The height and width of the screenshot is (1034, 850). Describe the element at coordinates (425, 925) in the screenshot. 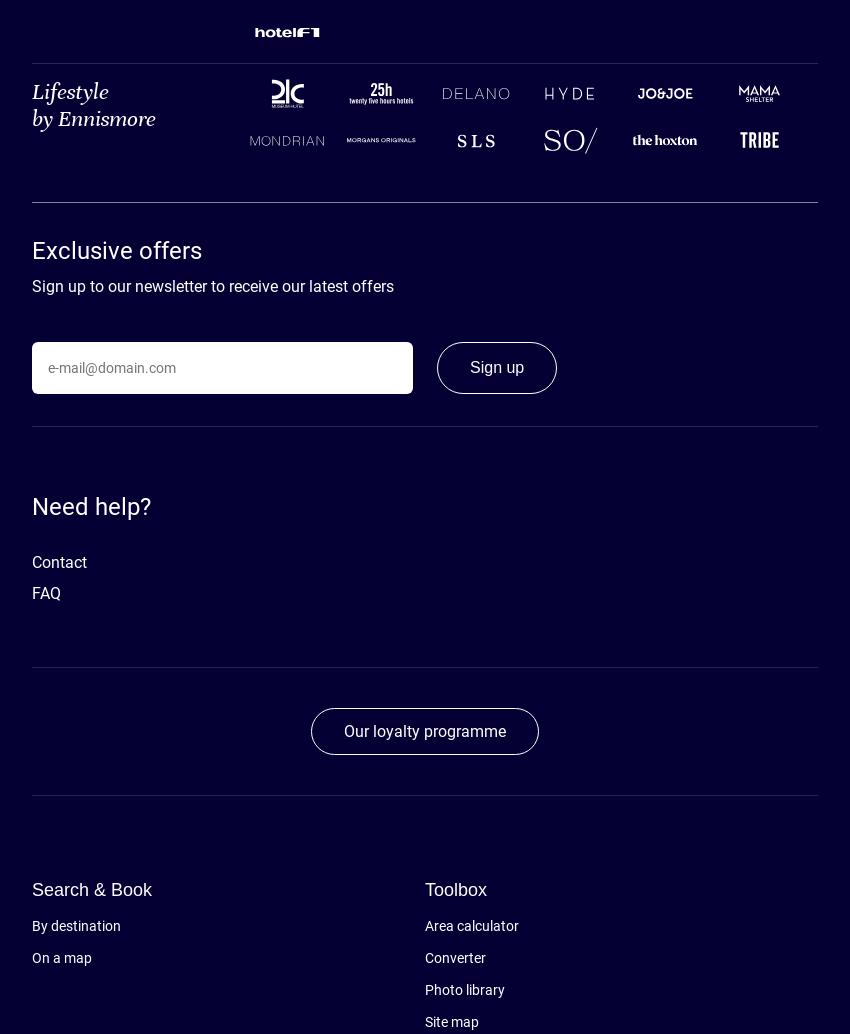

I see `'Area calculator'` at that location.